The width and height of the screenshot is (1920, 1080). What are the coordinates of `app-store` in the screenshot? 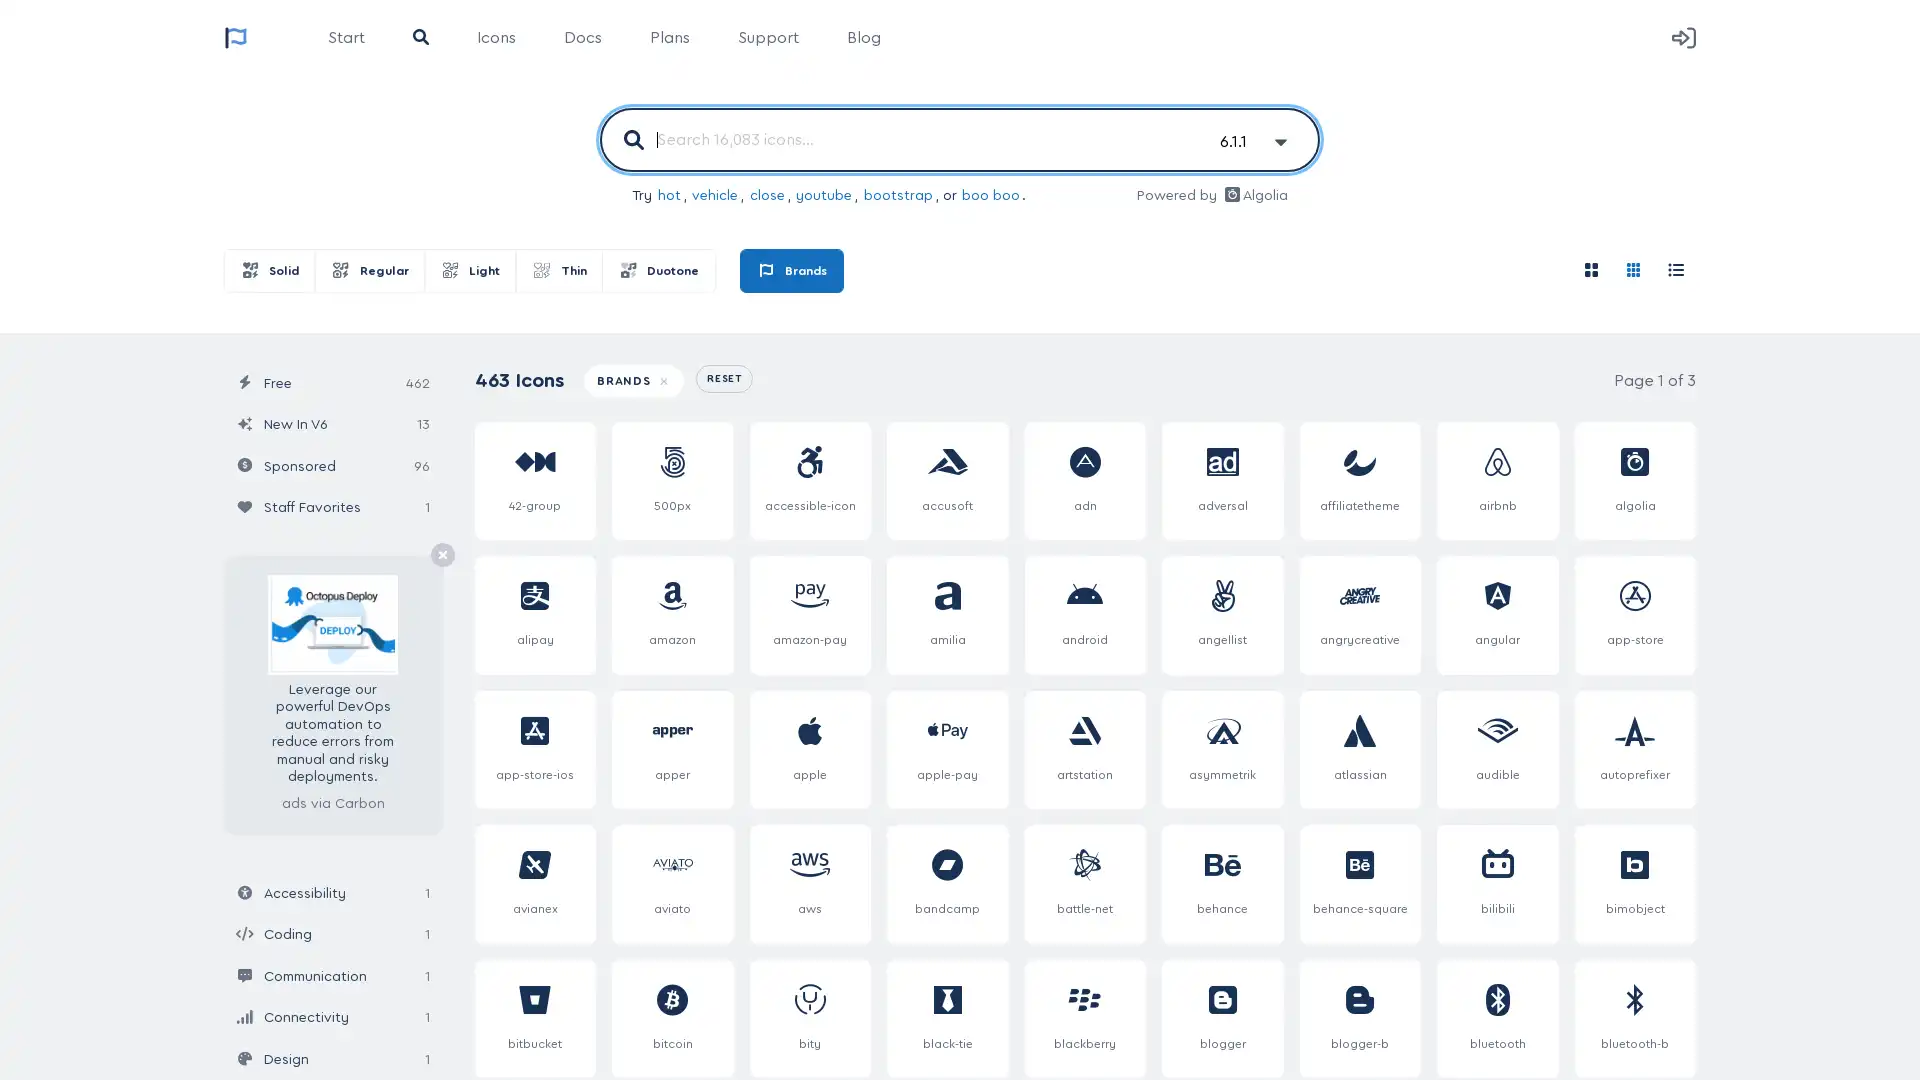 It's located at (1634, 627).